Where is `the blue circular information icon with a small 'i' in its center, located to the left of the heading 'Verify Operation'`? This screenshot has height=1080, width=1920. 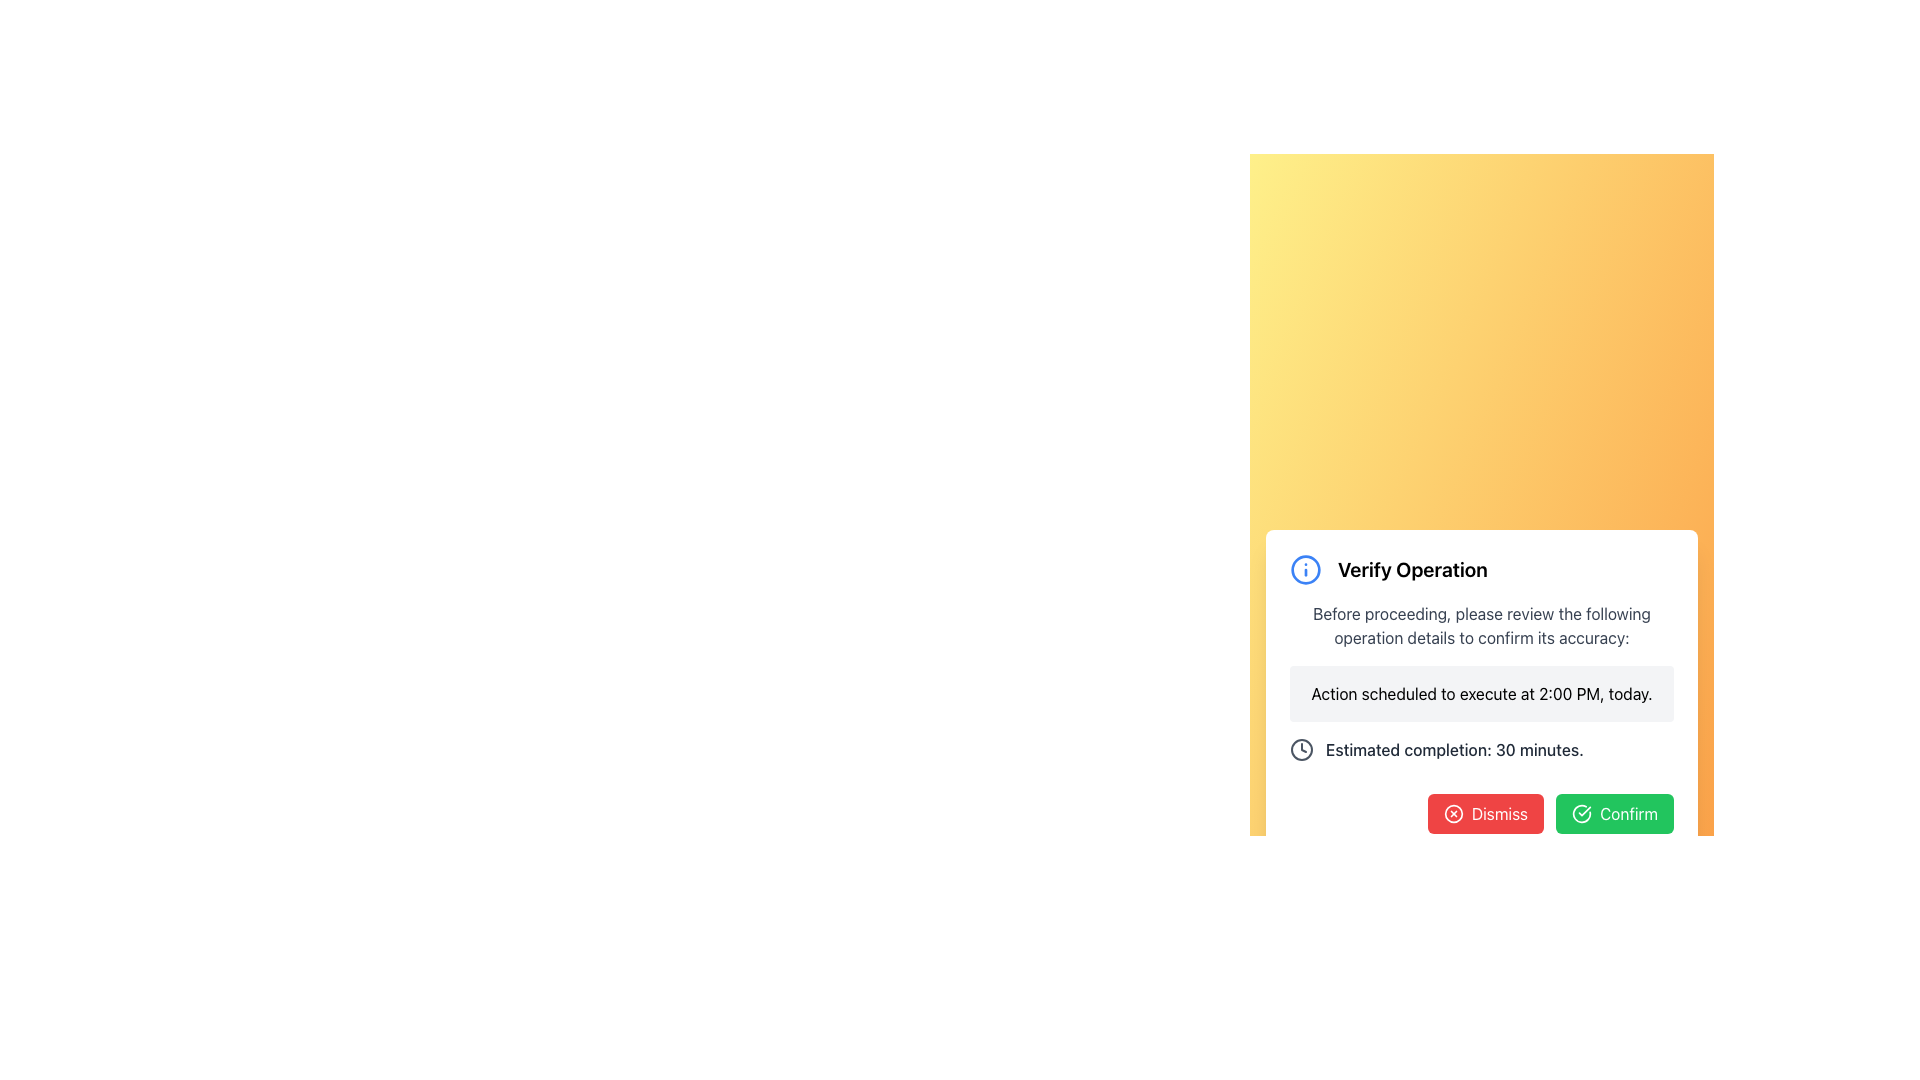 the blue circular information icon with a small 'i' in its center, located to the left of the heading 'Verify Operation' is located at coordinates (1305, 570).